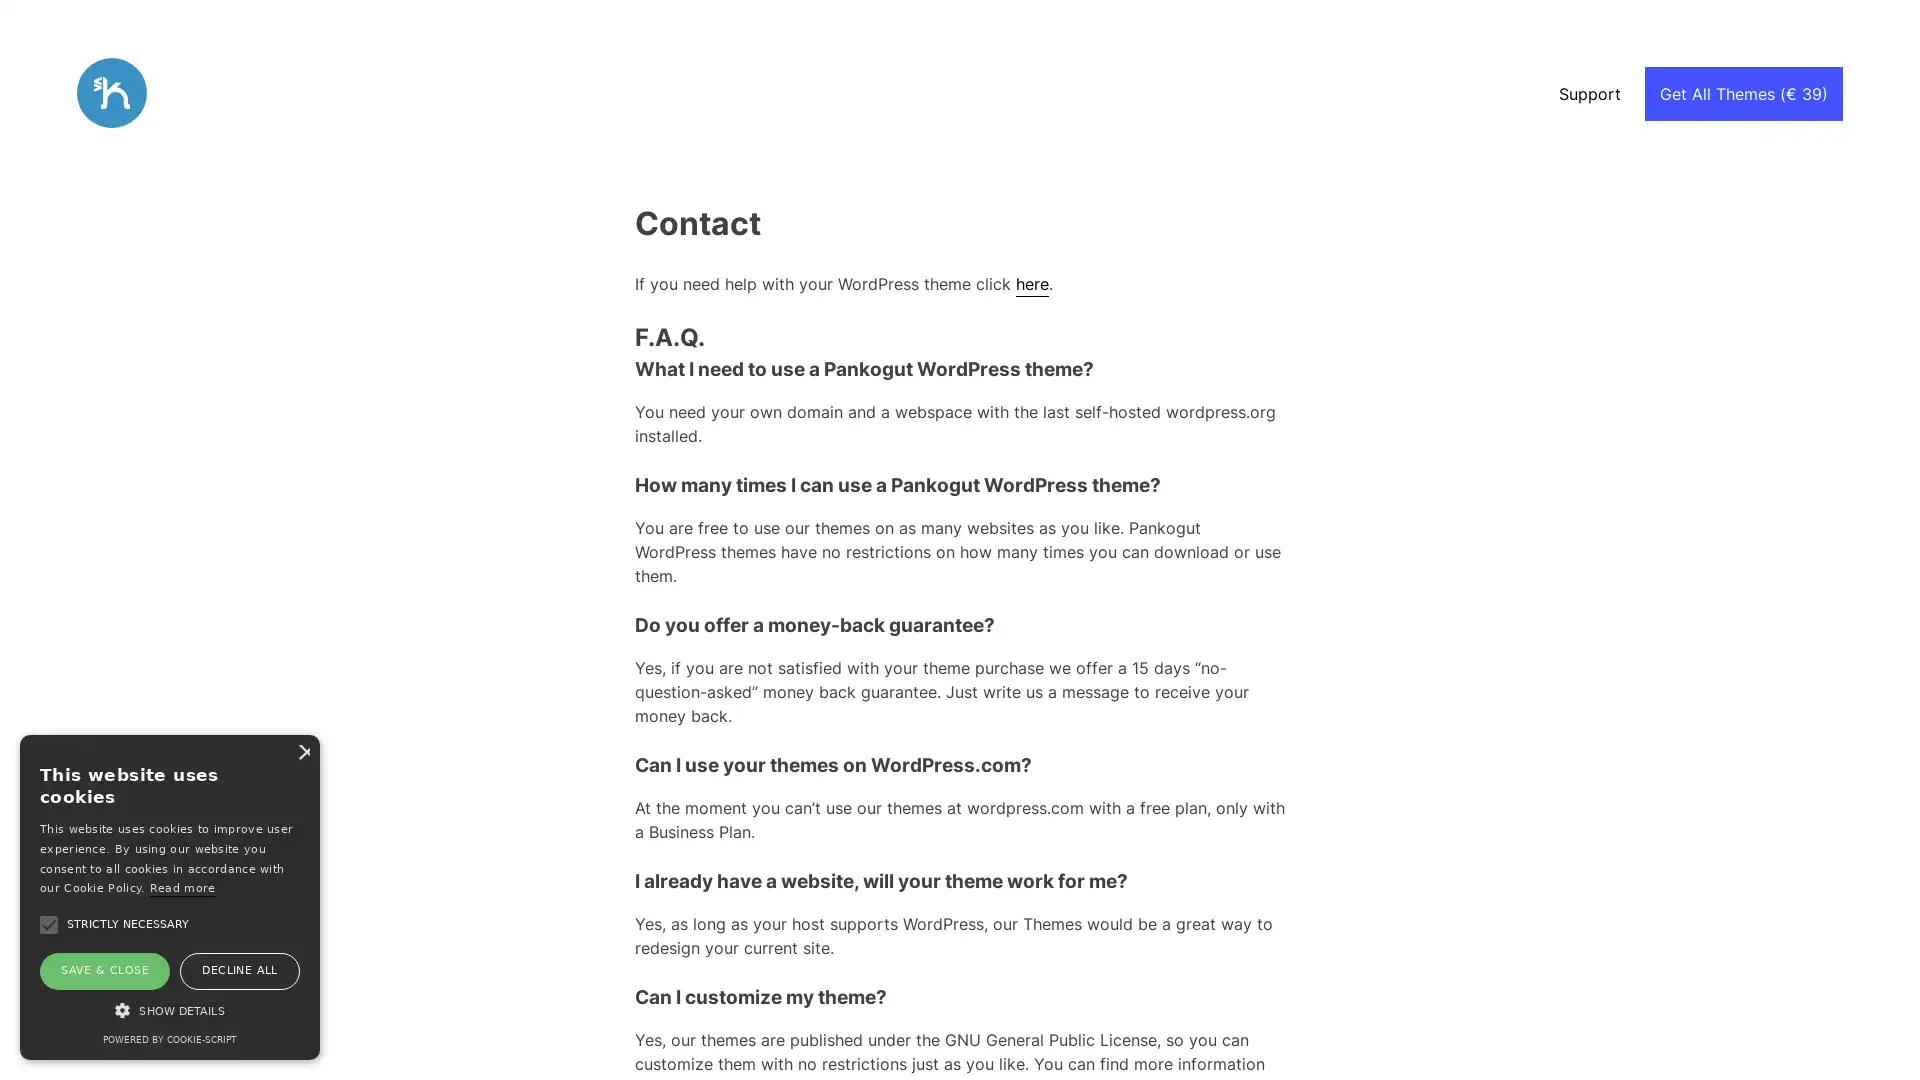 Image resolution: width=1920 pixels, height=1080 pixels. What do you see at coordinates (240, 970) in the screenshot?
I see `DECLINE ALL` at bounding box center [240, 970].